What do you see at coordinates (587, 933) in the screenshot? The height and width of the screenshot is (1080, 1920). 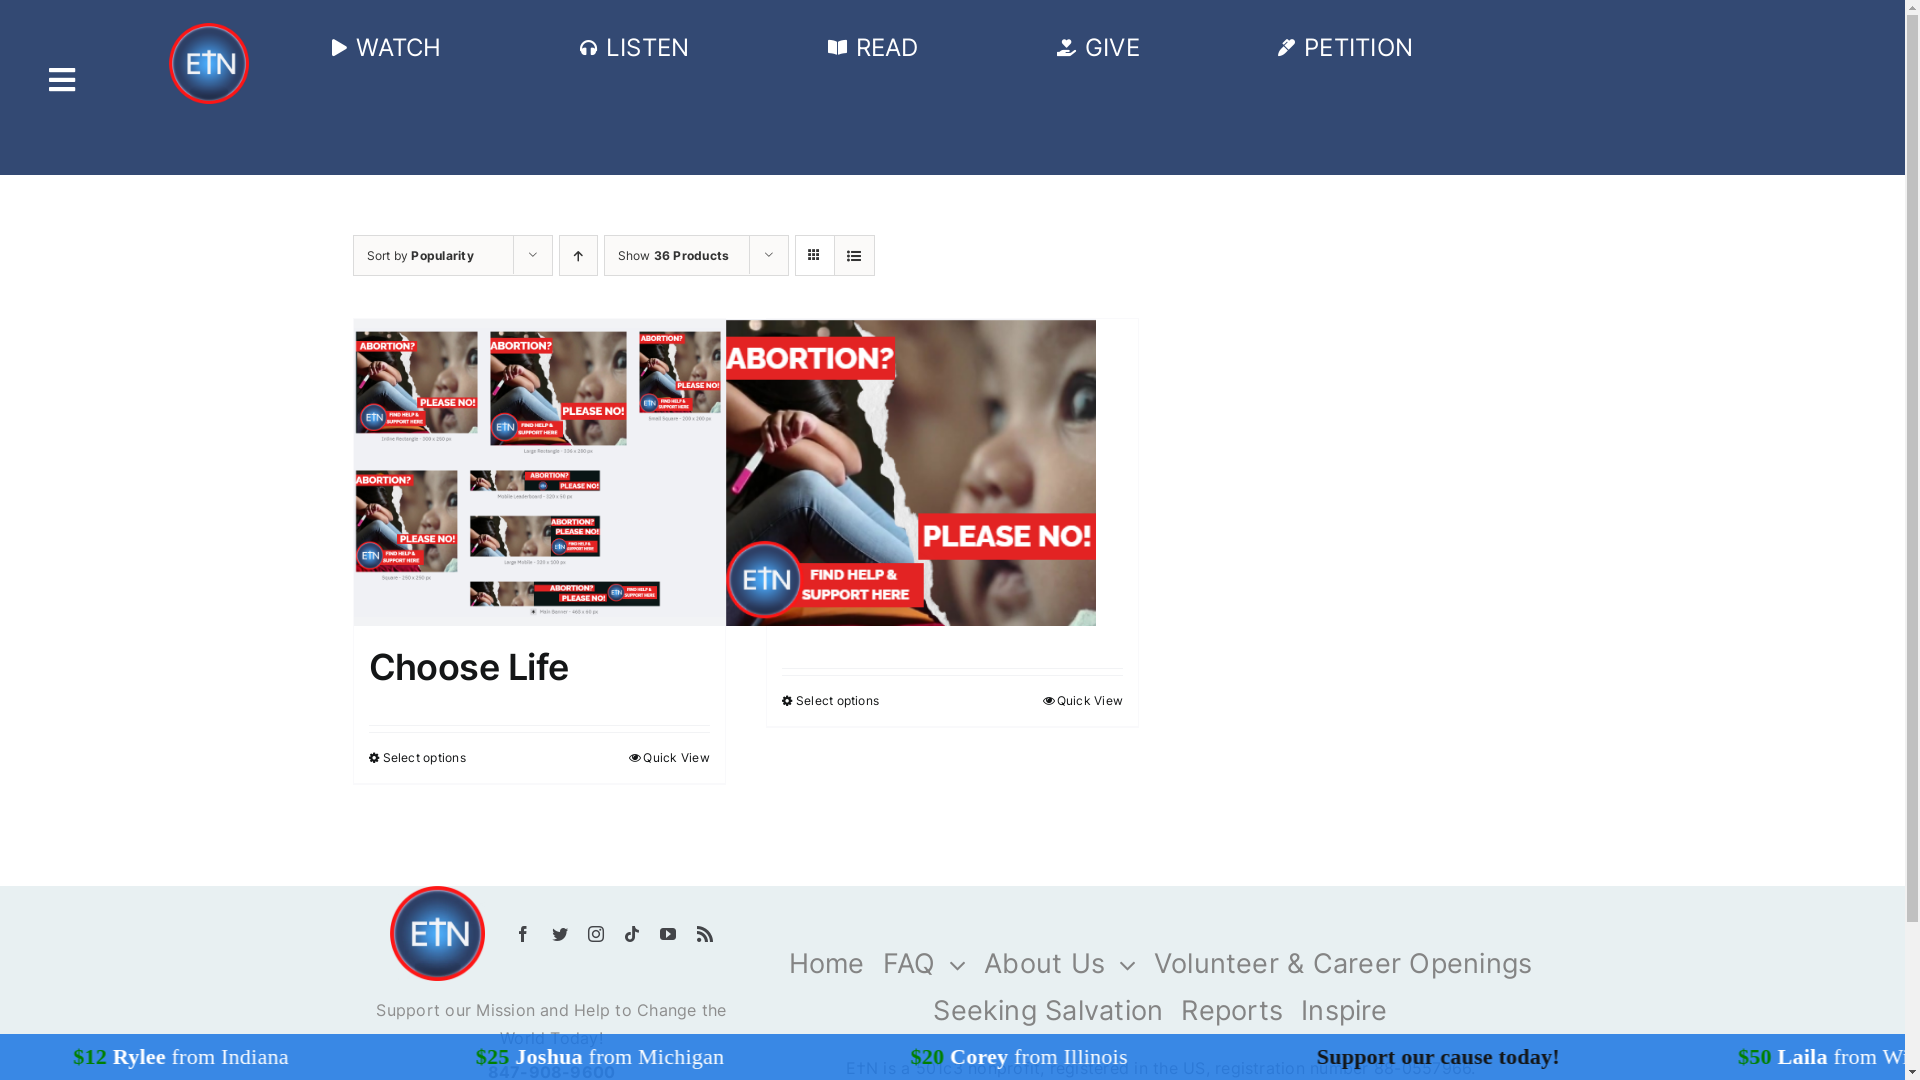 I see `'Instagram'` at bounding box center [587, 933].